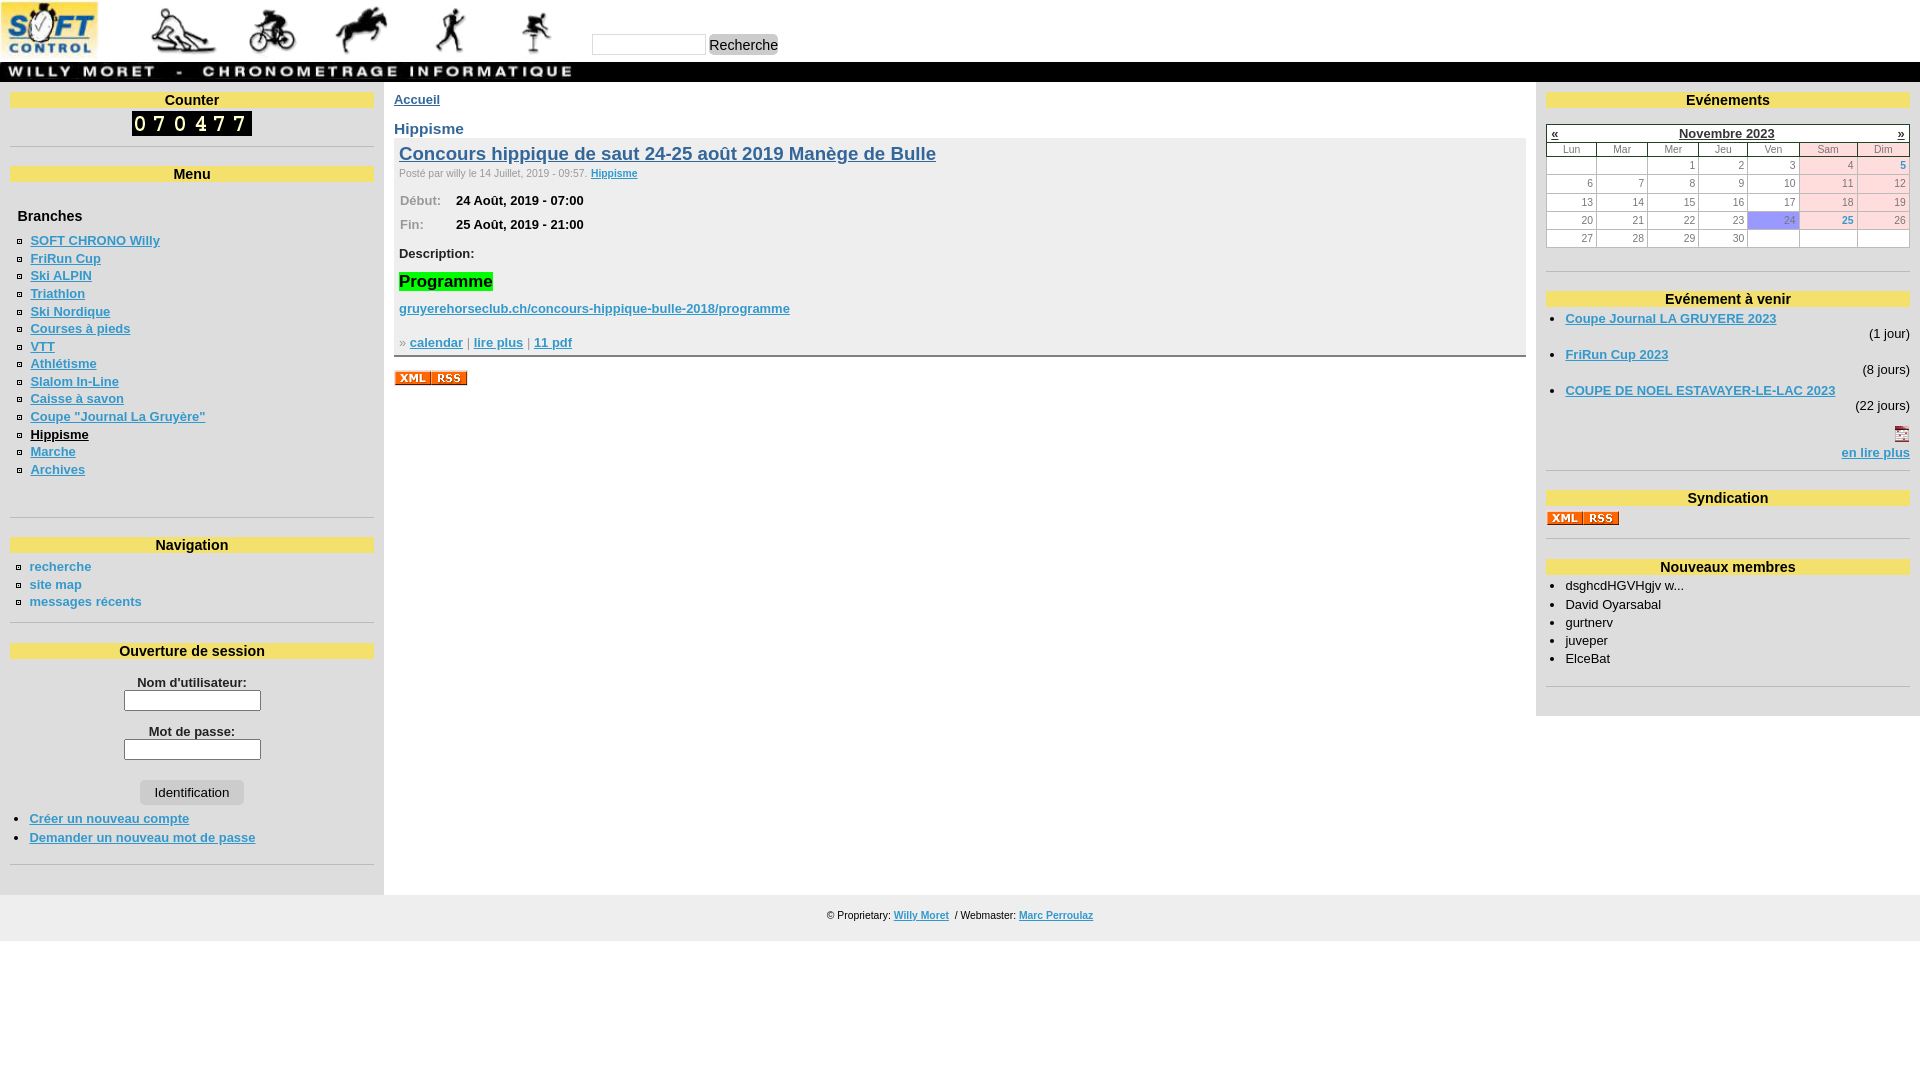  Describe the element at coordinates (1679, 133) in the screenshot. I see `'Novembre 2023'` at that location.